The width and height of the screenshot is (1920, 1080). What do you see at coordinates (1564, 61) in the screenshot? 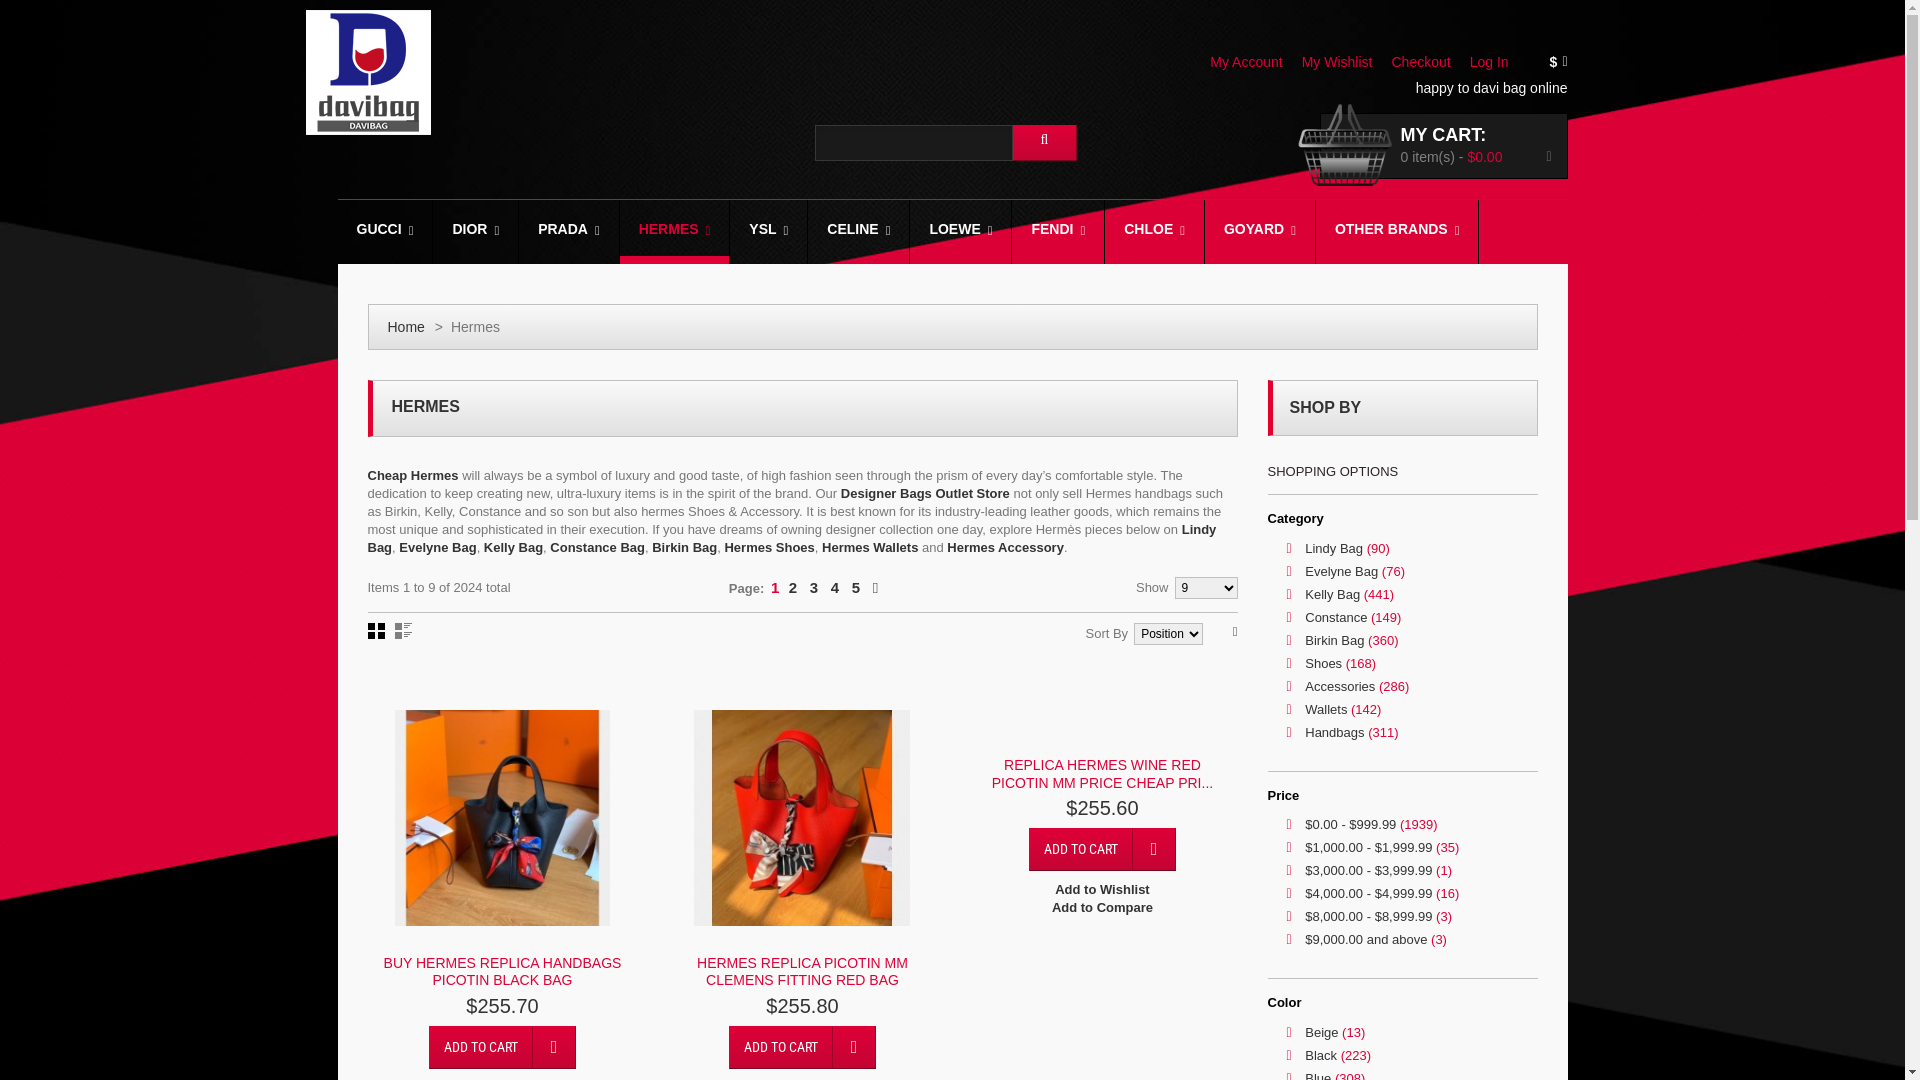
I see `'$'` at bounding box center [1564, 61].